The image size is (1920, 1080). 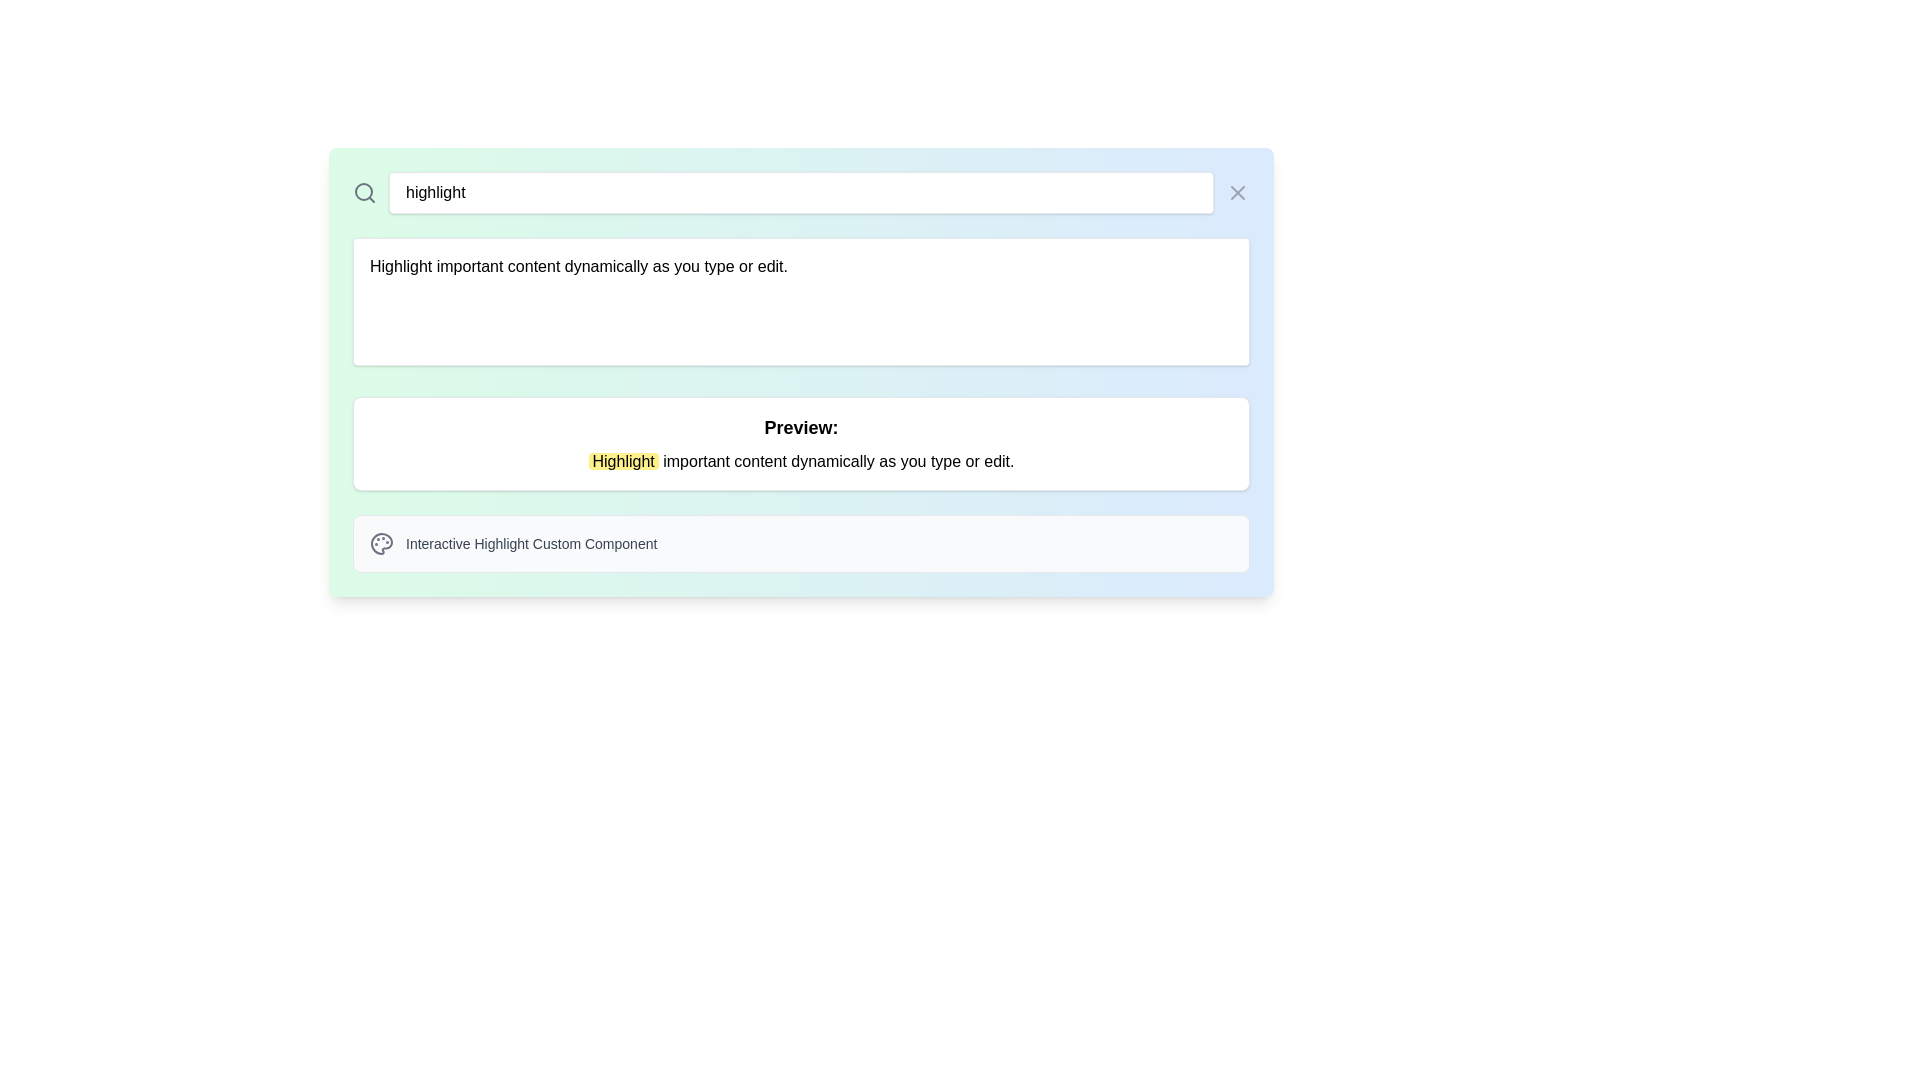 I want to click on the close icon represented by an 'X' shape, styled with a gray color, located at the top-right corner of the text input box, so click(x=1237, y=192).